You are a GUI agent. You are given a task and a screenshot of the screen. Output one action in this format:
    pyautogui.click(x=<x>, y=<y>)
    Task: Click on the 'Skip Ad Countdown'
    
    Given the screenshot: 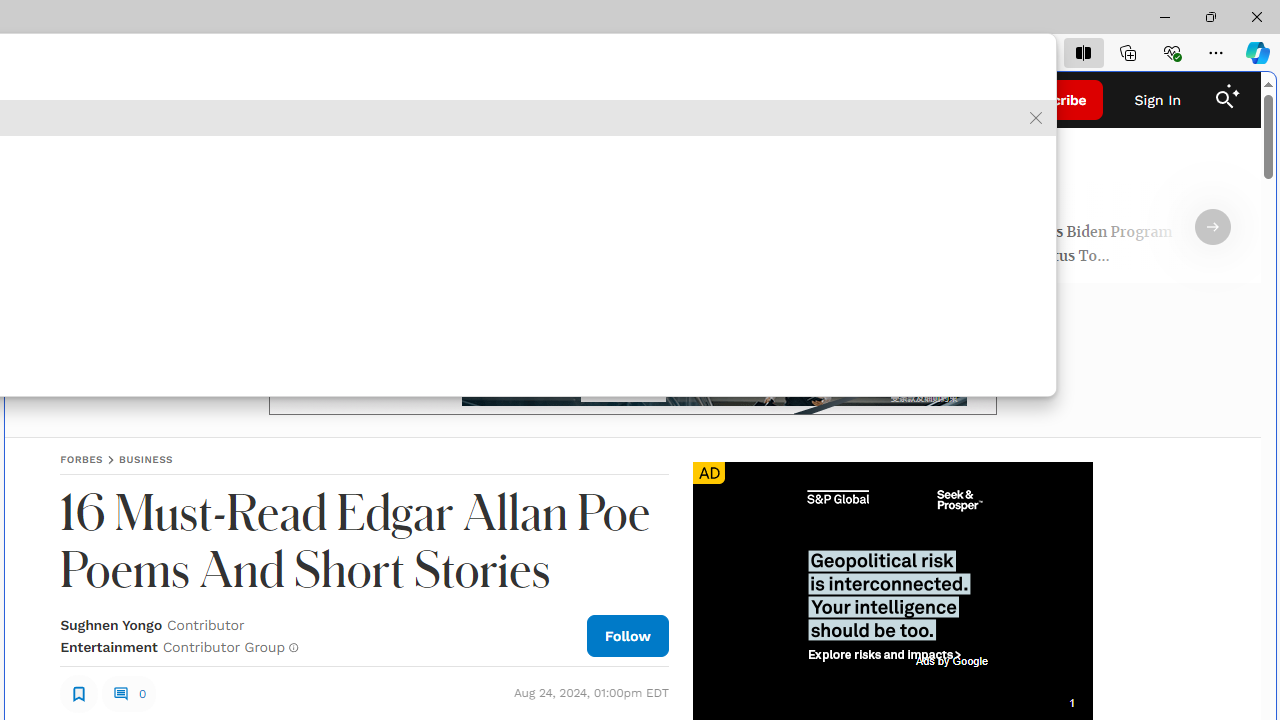 What is the action you would take?
    pyautogui.click(x=1070, y=702)
    